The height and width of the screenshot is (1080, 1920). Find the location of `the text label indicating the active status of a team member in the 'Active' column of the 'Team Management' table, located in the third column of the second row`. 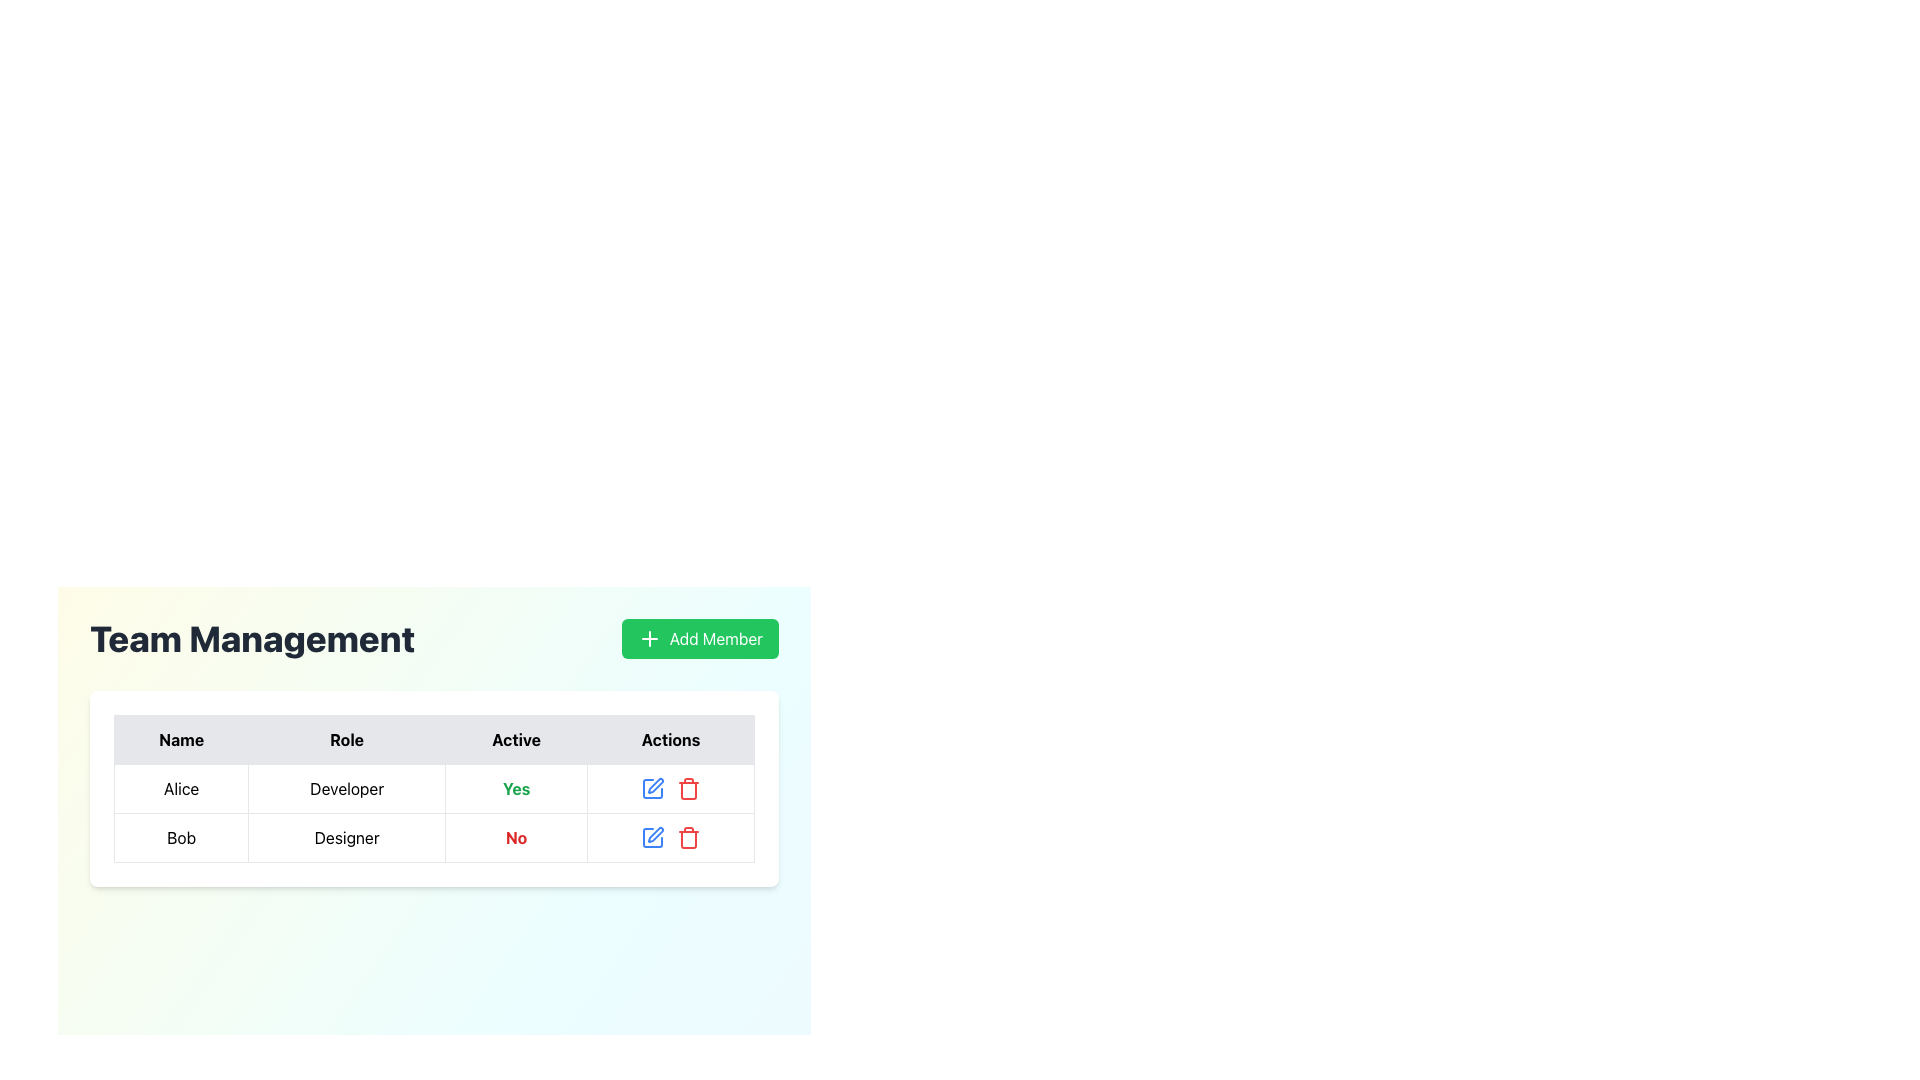

the text label indicating the active status of a team member in the 'Active' column of the 'Team Management' table, located in the third column of the second row is located at coordinates (516, 788).